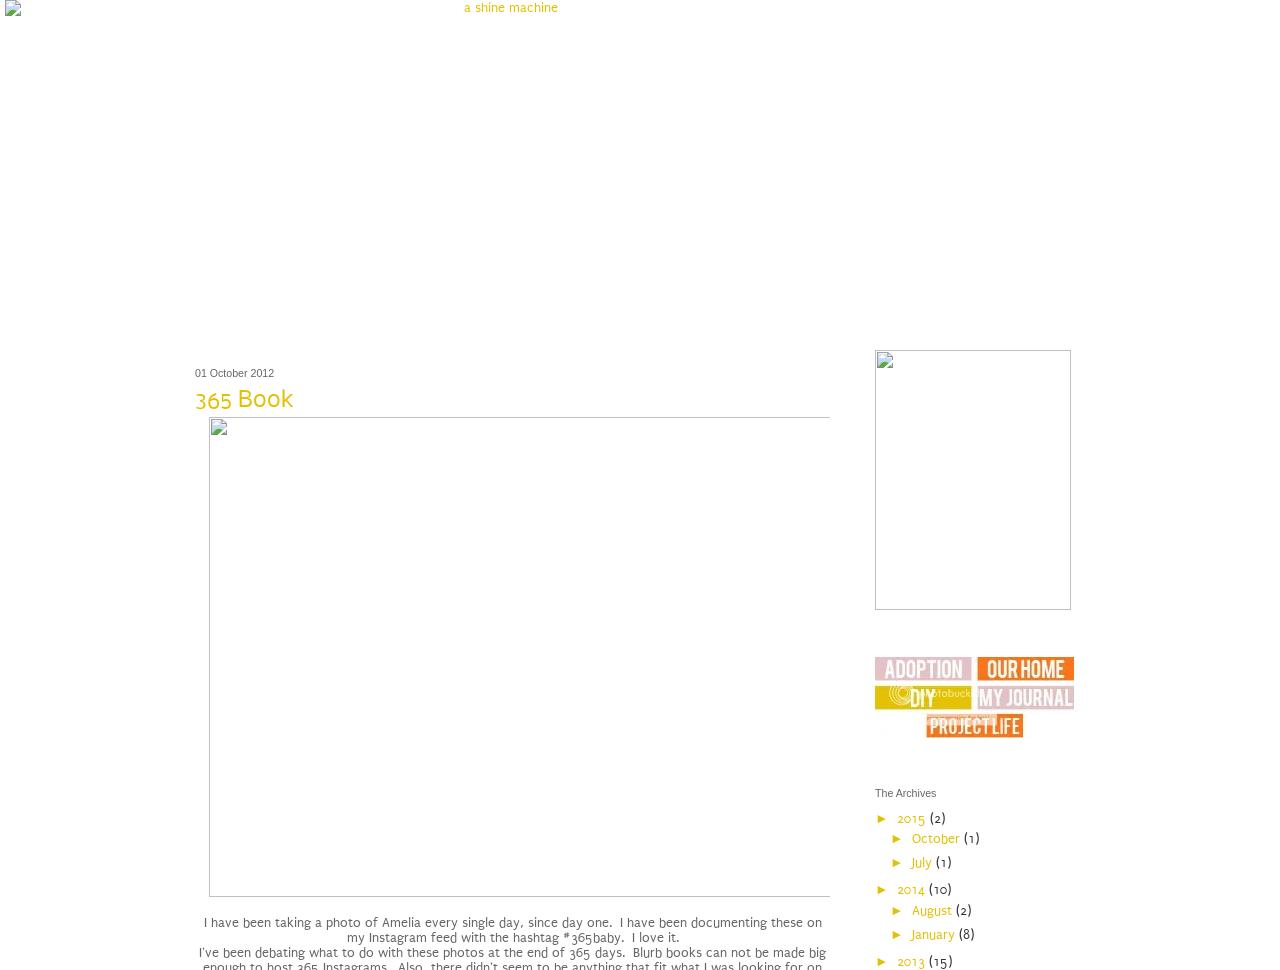 This screenshot has width=1280, height=970. I want to click on '(10)', so click(938, 889).